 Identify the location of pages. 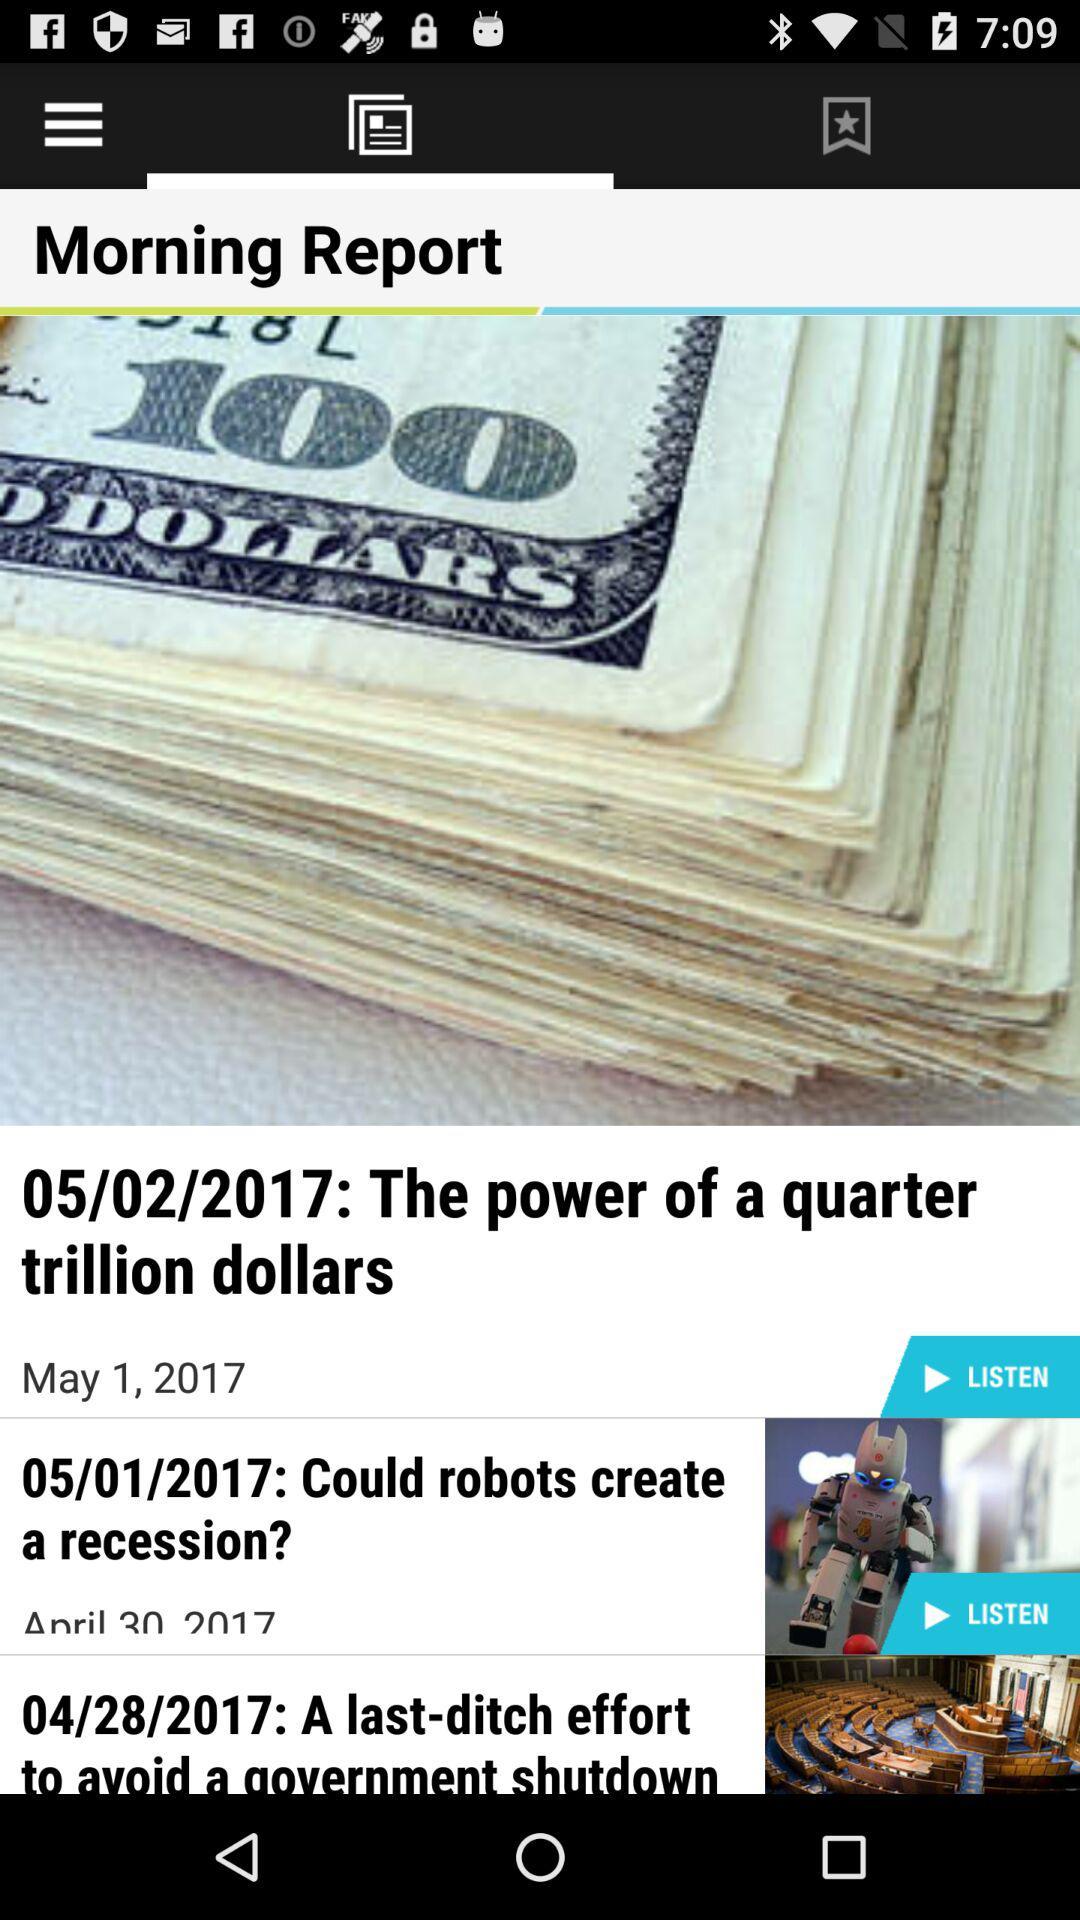
(72, 124).